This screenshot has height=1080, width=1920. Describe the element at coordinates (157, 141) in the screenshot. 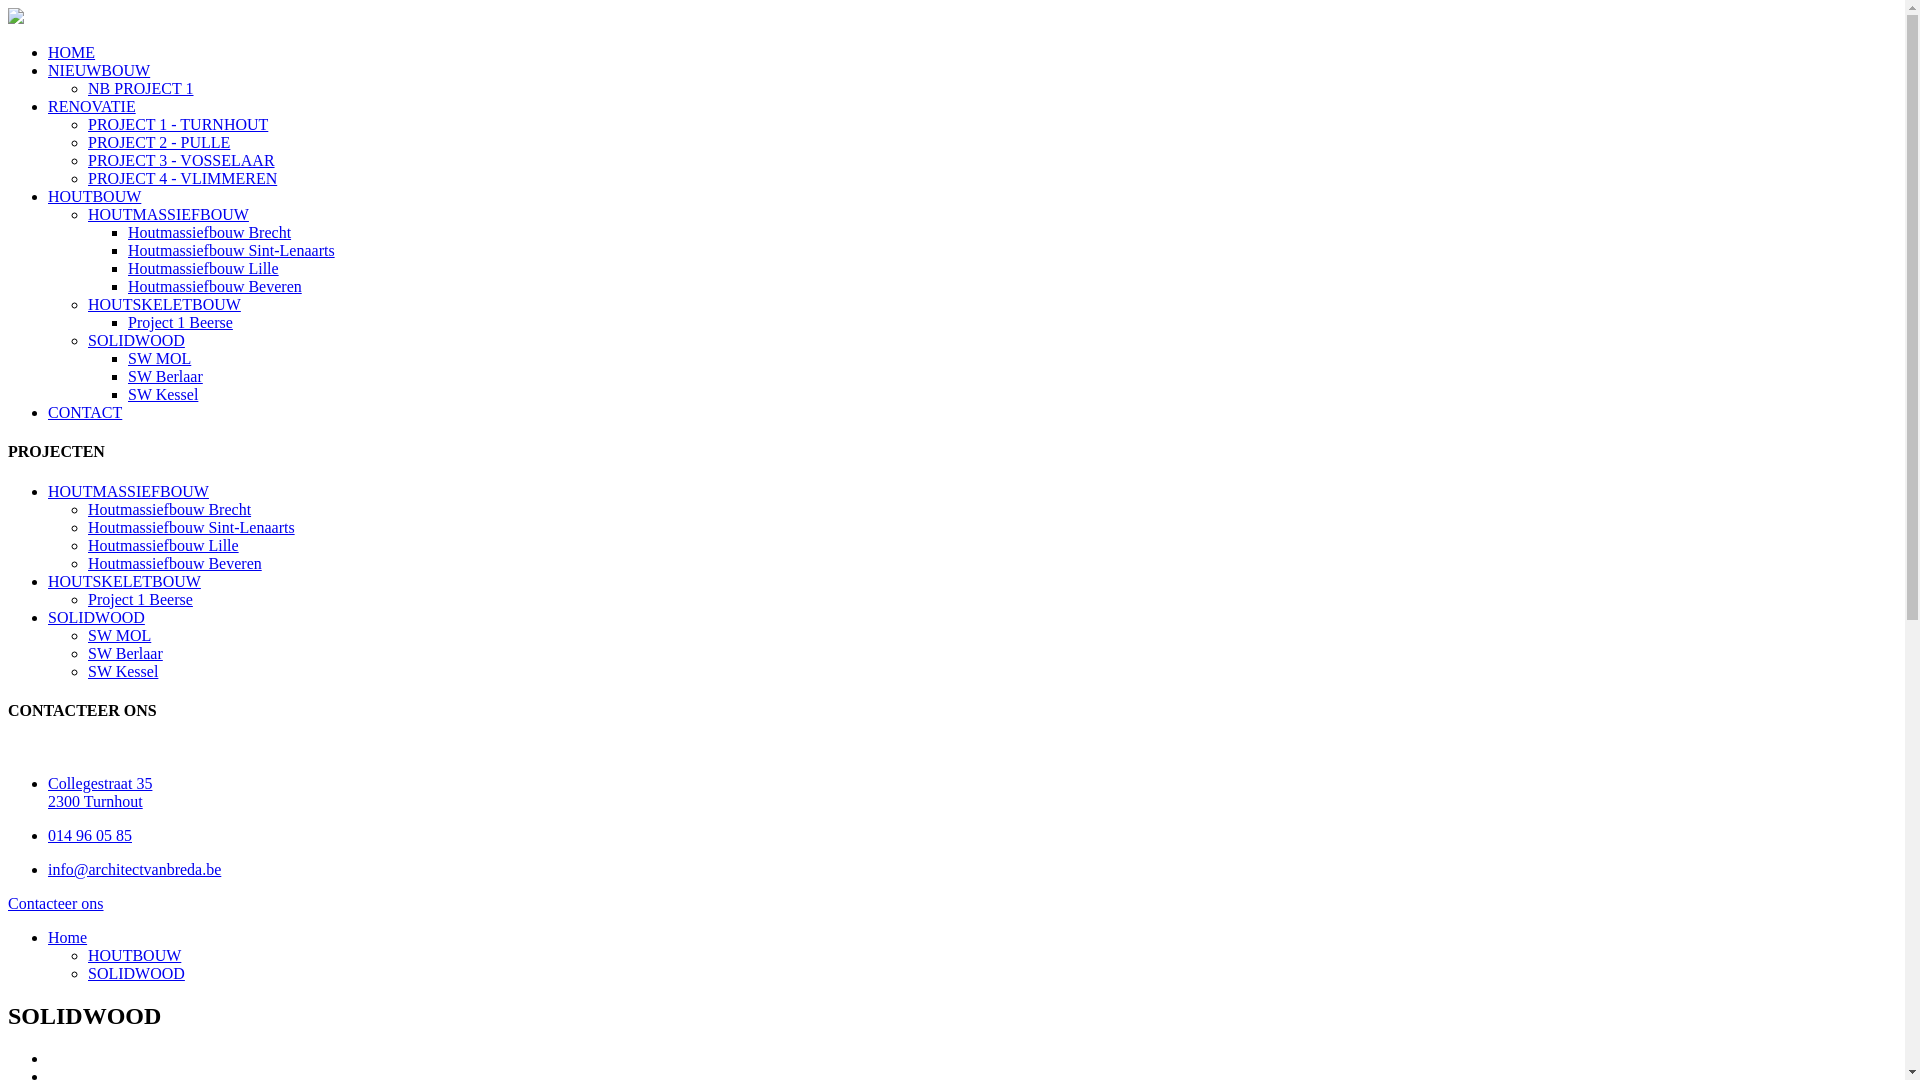

I see `'PROJECT 2 - PULLE'` at that location.